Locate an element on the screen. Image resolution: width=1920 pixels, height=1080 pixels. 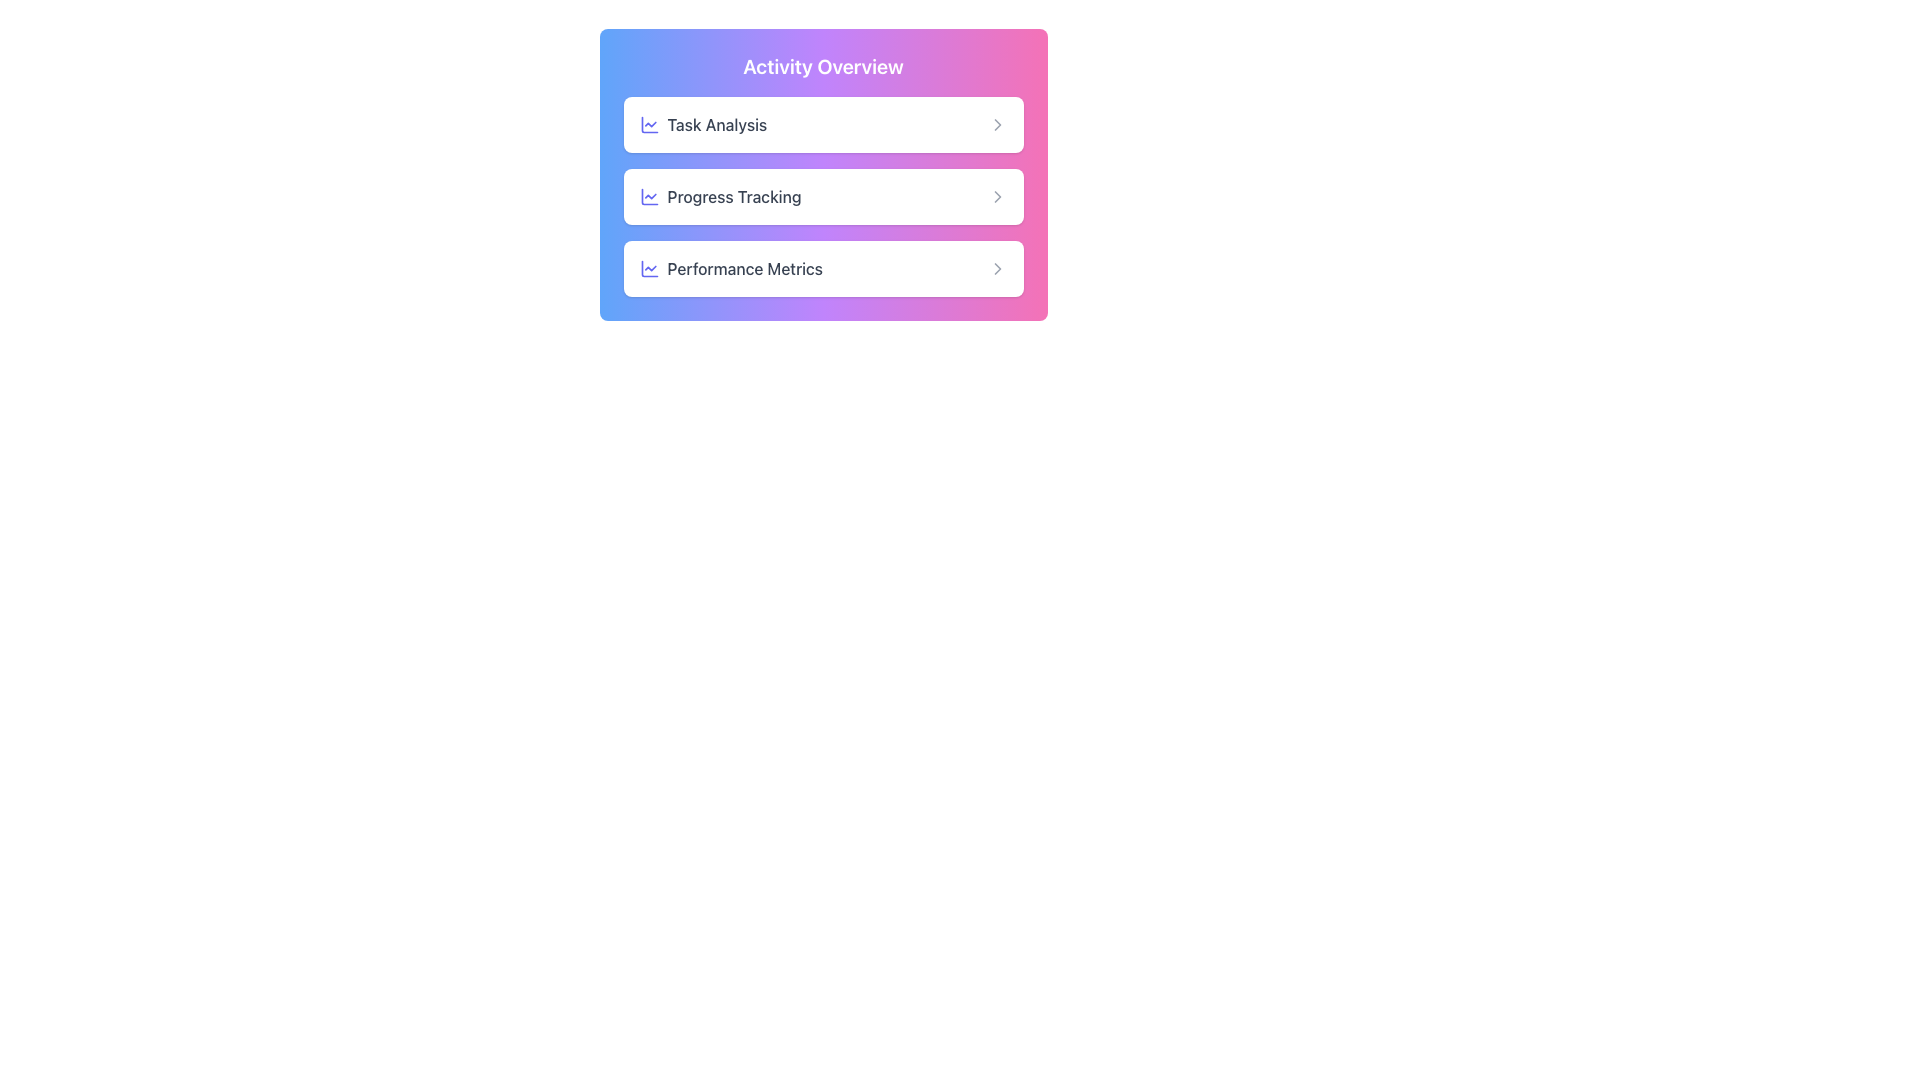
the actionable icon located at the far right of the 'Performance Metrics' button, which indicates that clicking it will navigate or expand further content is located at coordinates (997, 268).